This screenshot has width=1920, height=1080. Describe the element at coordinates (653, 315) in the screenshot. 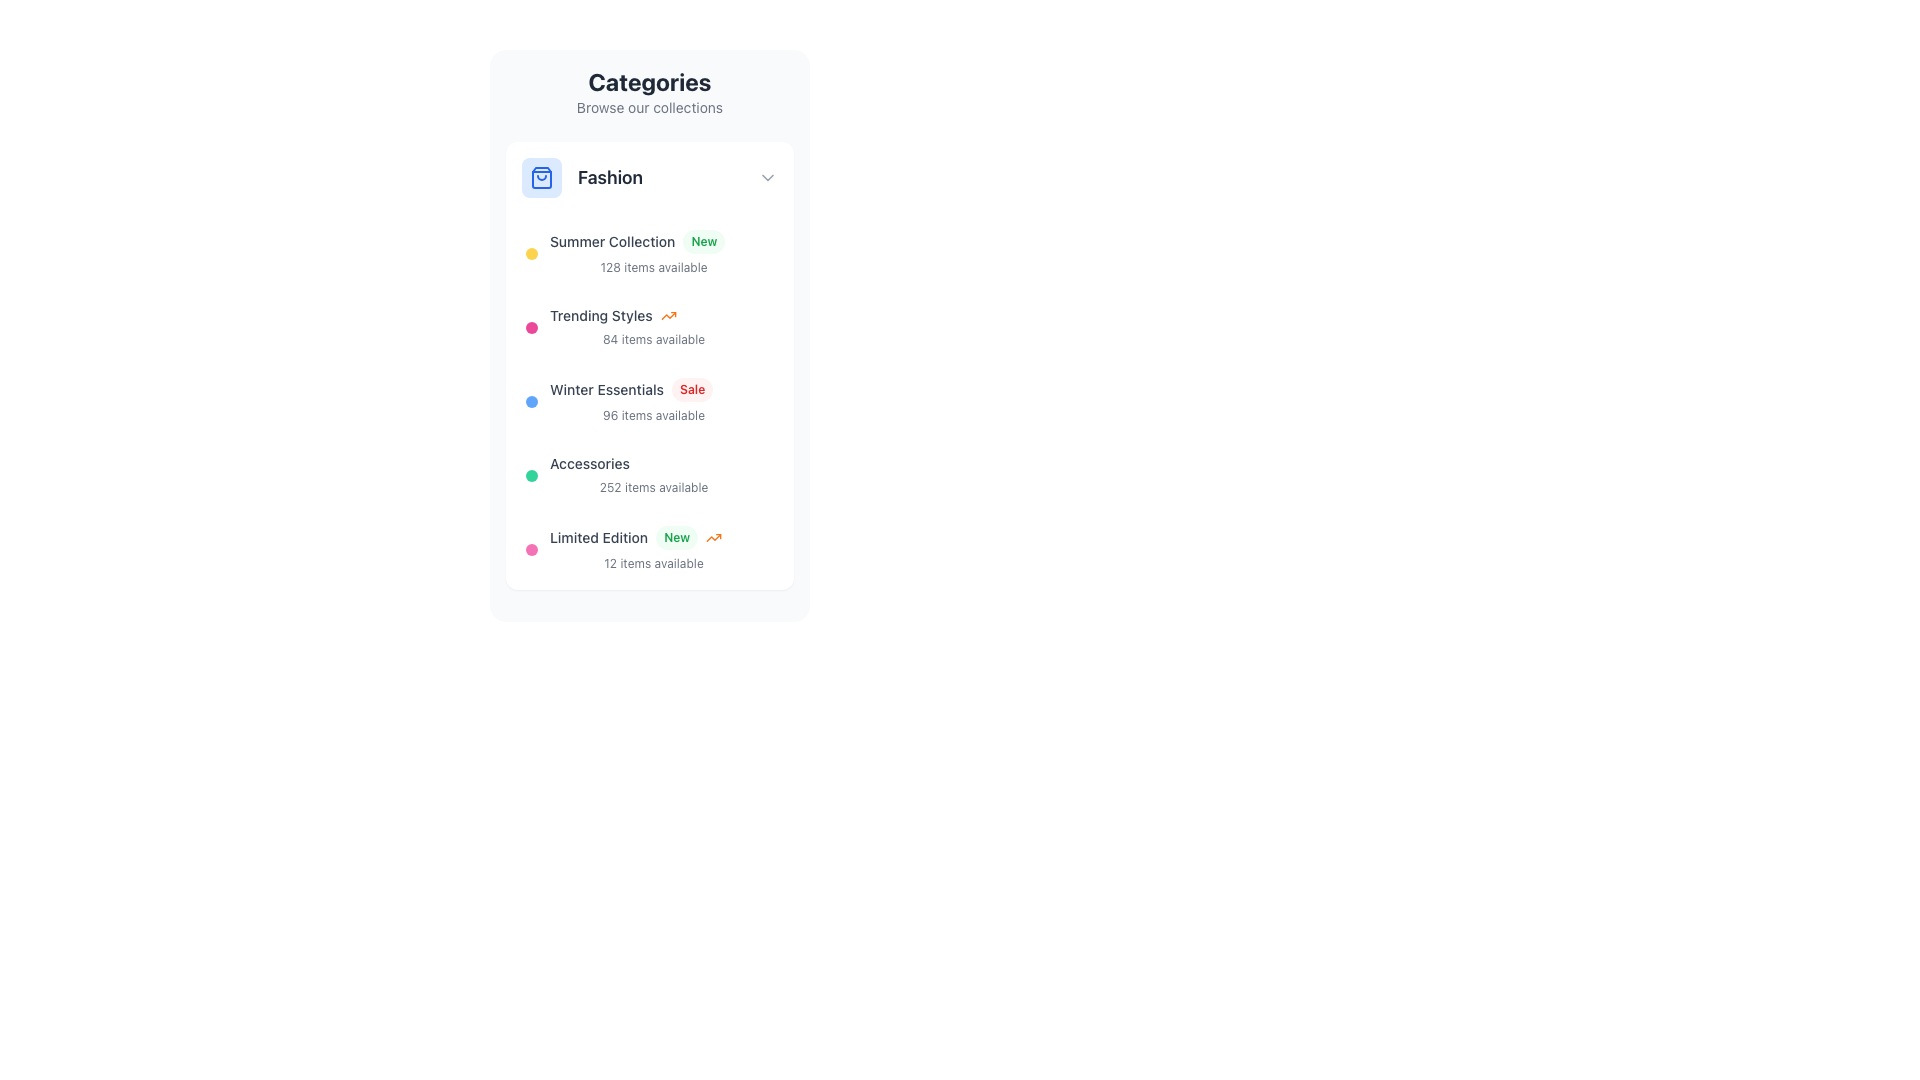

I see `the 'Trending Styles' text element located in the vertical list under the 'Fashion' category, specifically positioned between 'Summer Collection' and 'Winter Essentials'` at that location.